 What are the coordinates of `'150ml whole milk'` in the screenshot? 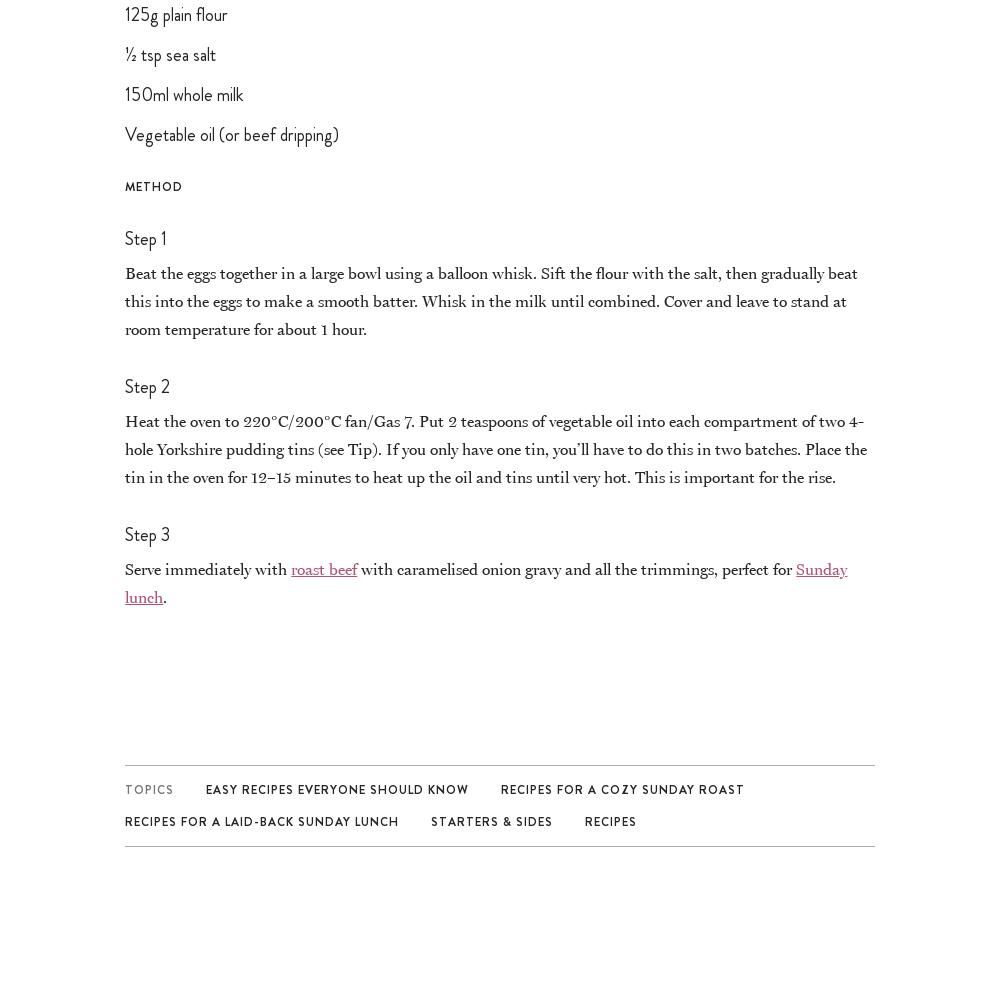 It's located at (184, 92).